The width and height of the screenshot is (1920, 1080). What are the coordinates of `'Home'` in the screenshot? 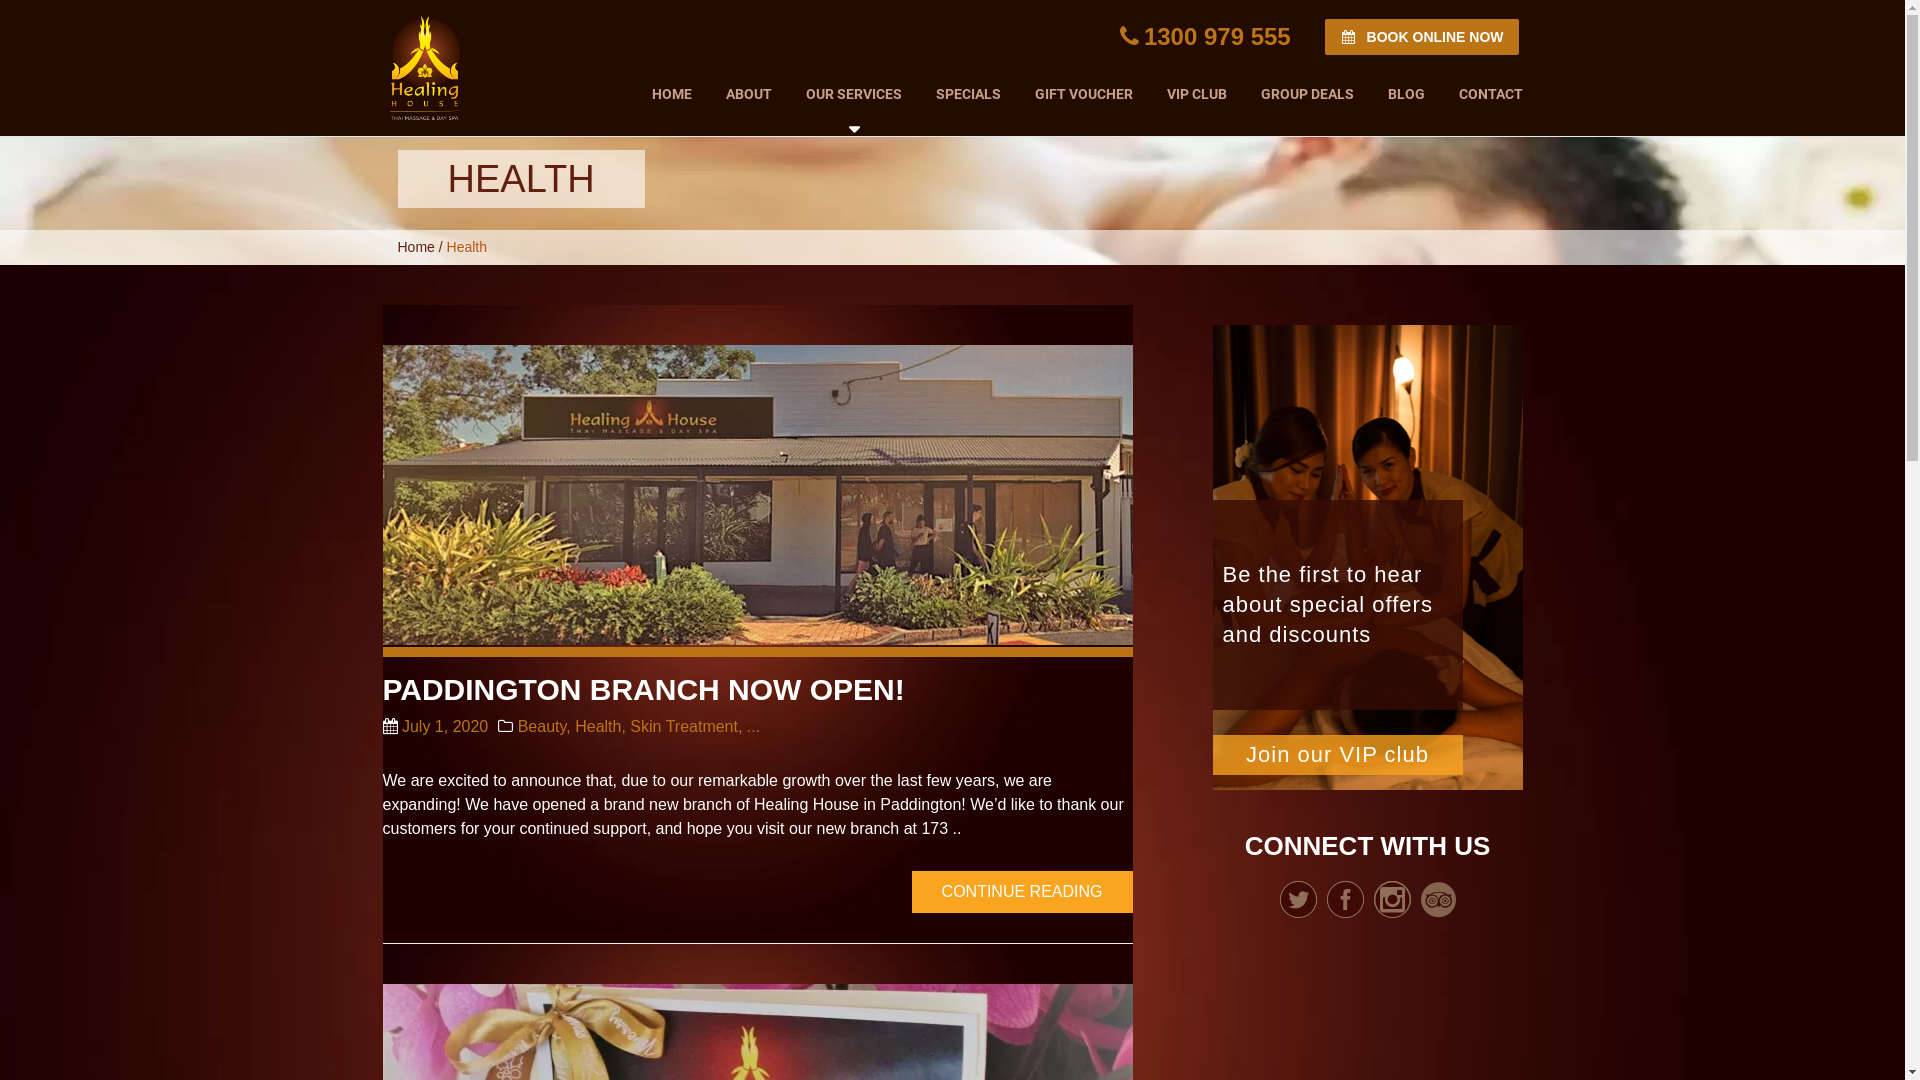 It's located at (415, 245).